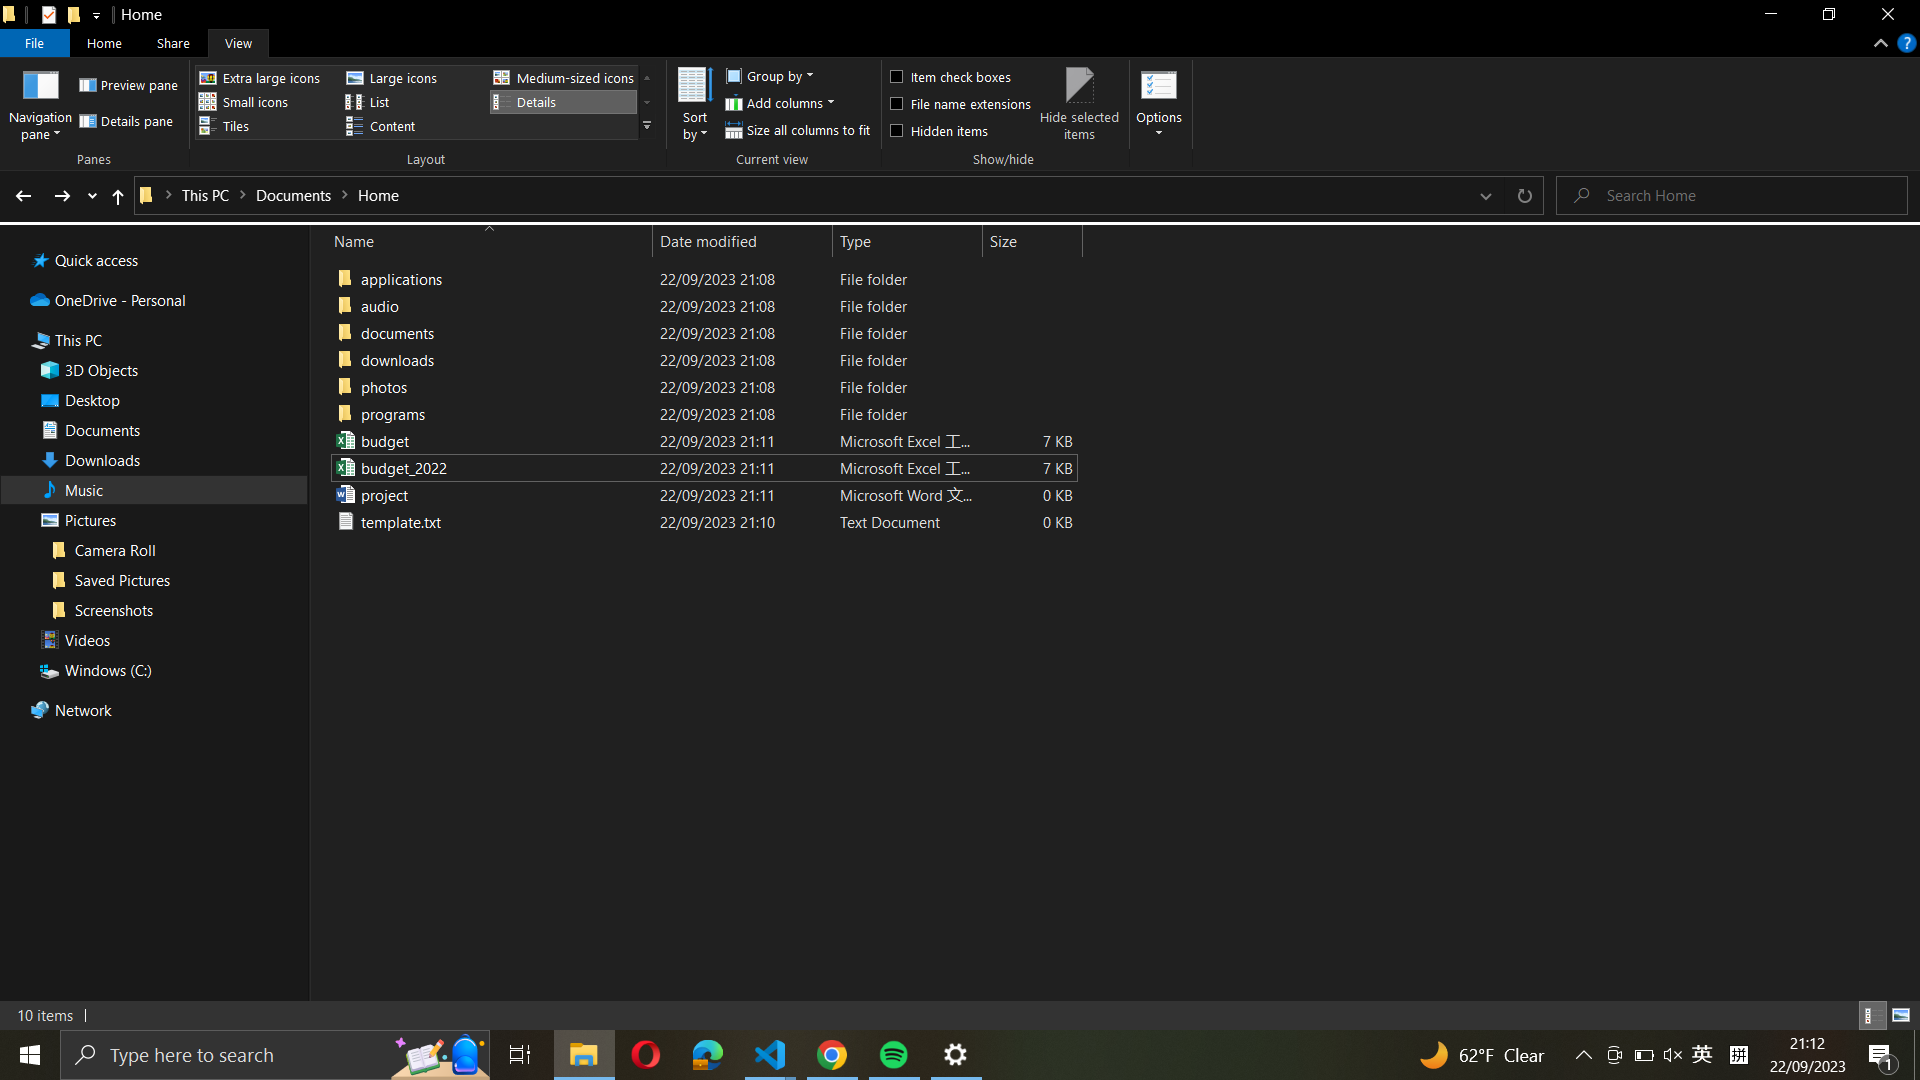 Image resolution: width=1920 pixels, height=1080 pixels. I want to click on the Desktop directory directly through the sidebar, so click(155, 400).